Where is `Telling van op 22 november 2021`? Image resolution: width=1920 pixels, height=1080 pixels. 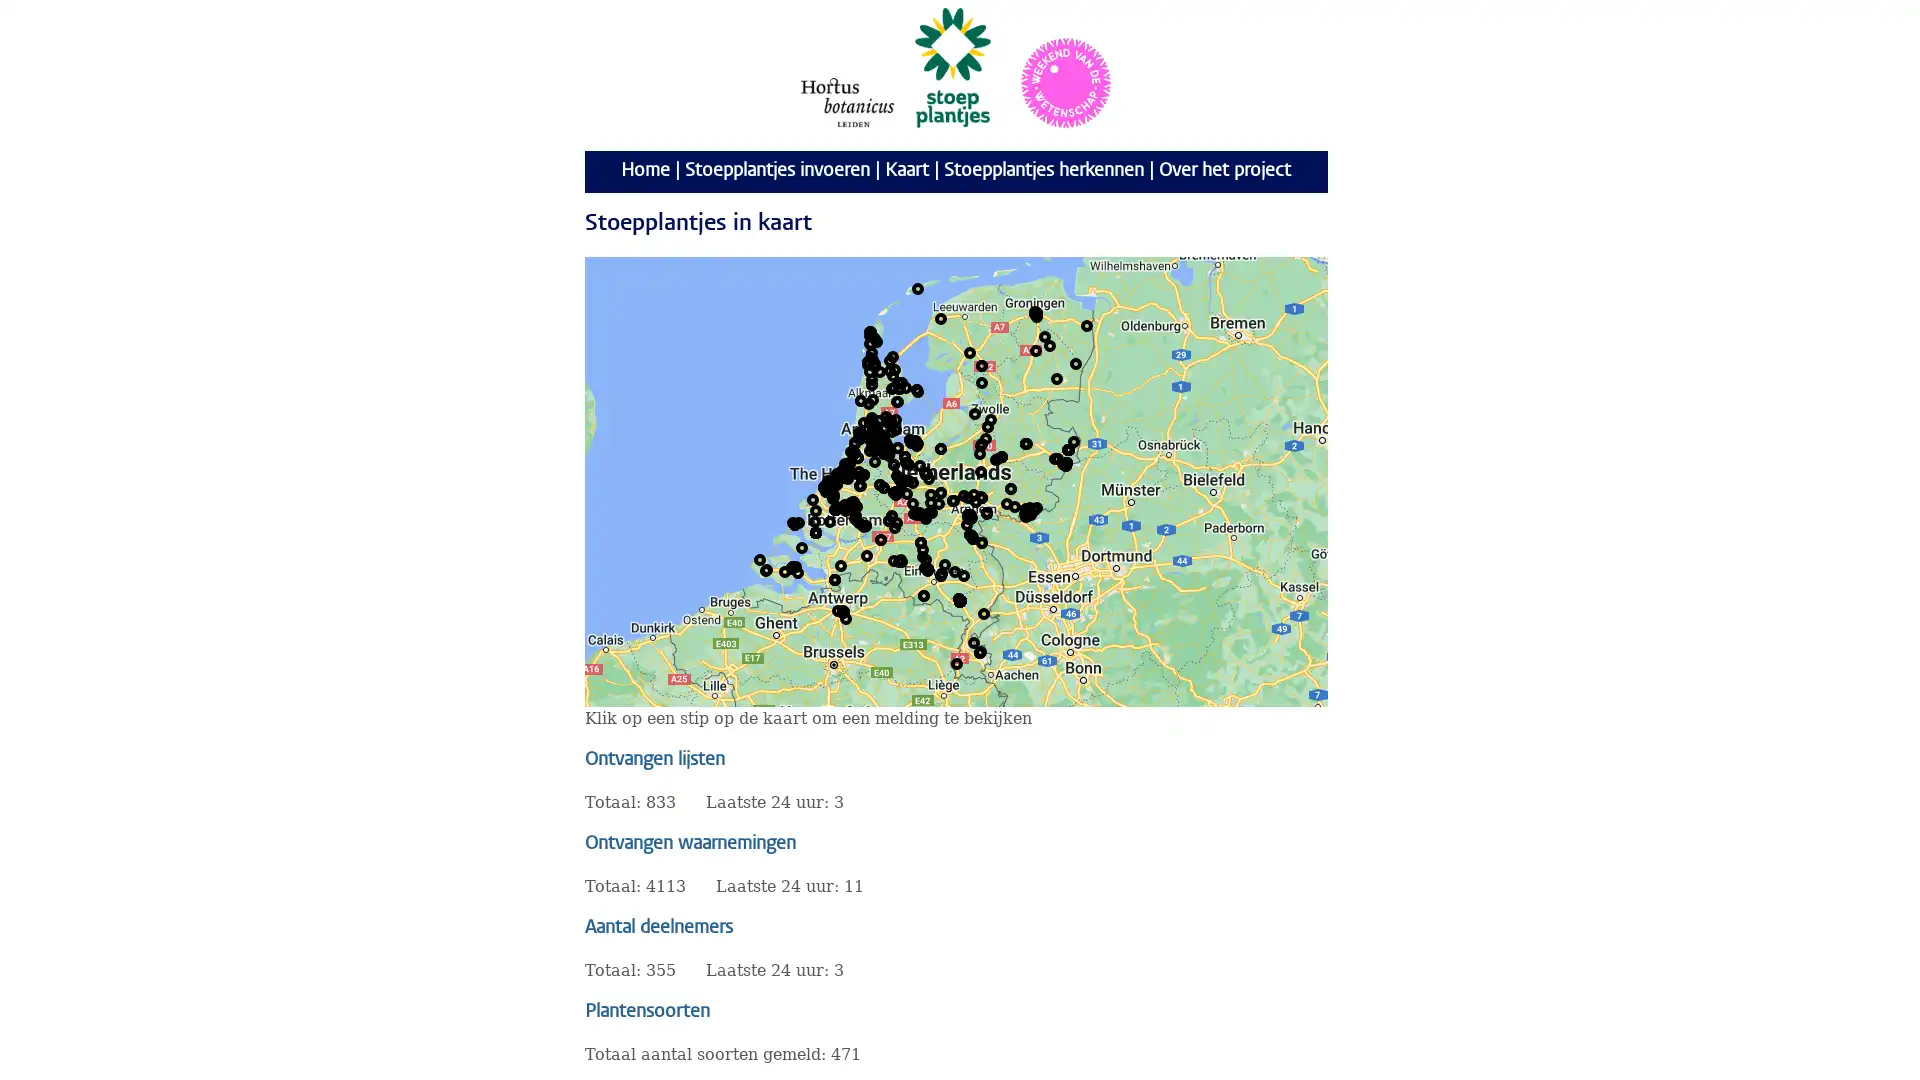
Telling van op 22 november 2021 is located at coordinates (854, 451).